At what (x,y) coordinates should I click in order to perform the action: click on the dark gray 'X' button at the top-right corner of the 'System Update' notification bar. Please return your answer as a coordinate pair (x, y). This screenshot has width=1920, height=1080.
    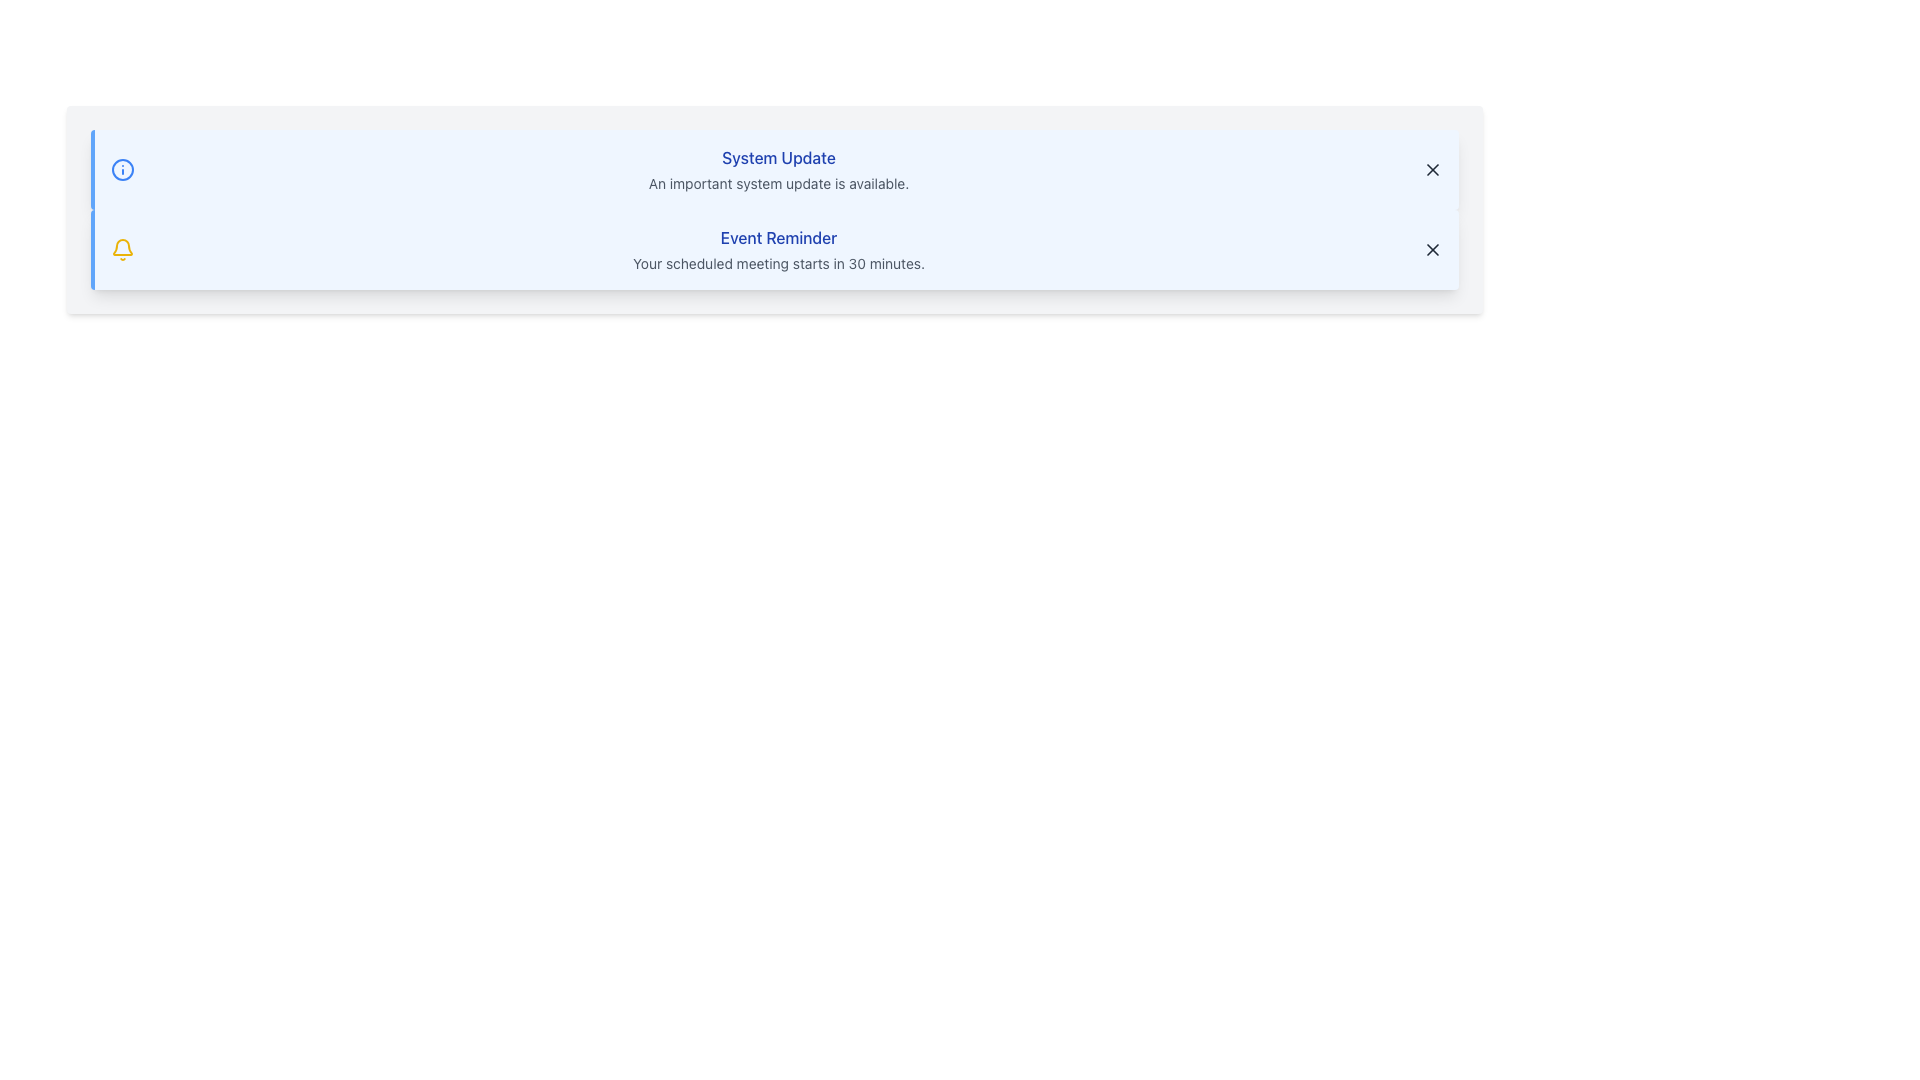
    Looking at the image, I should click on (1432, 168).